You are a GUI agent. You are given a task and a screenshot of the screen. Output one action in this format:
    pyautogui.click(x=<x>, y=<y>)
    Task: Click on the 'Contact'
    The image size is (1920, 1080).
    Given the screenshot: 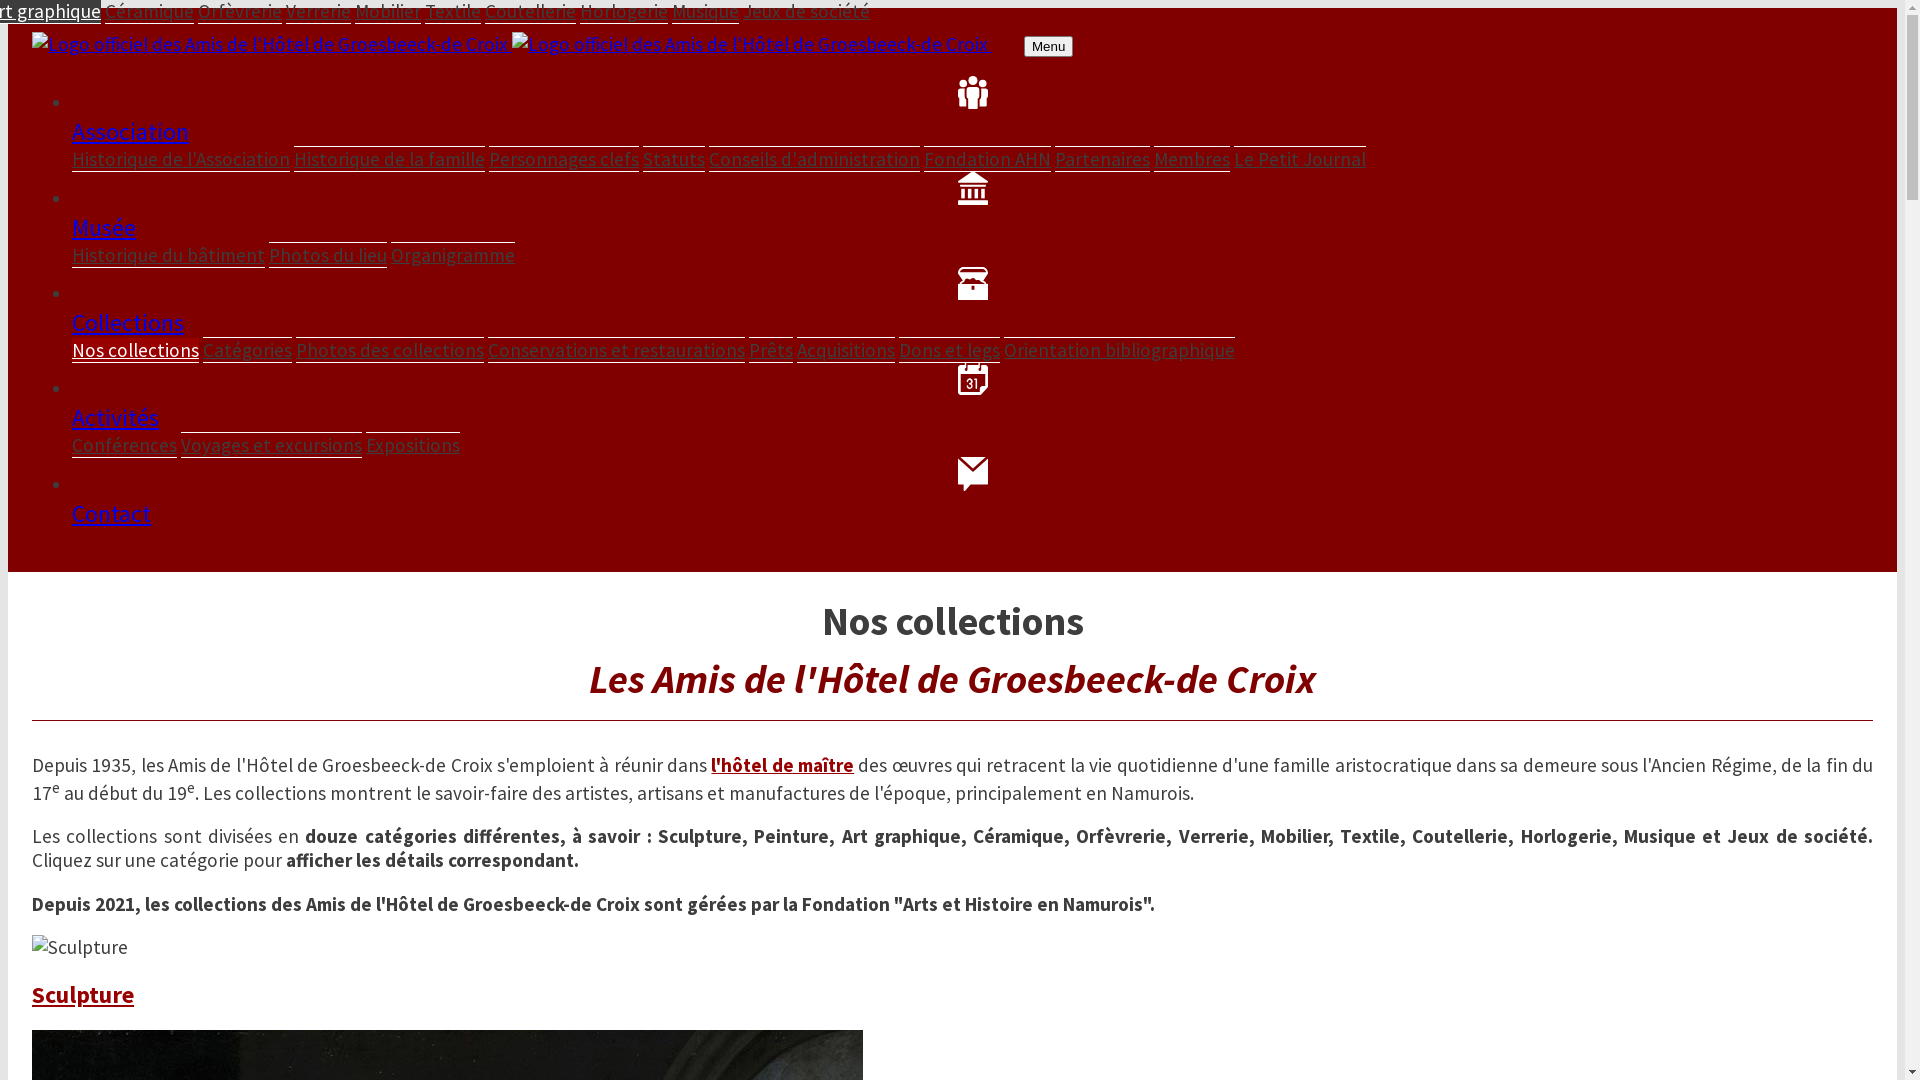 What is the action you would take?
    pyautogui.click(x=72, y=492)
    